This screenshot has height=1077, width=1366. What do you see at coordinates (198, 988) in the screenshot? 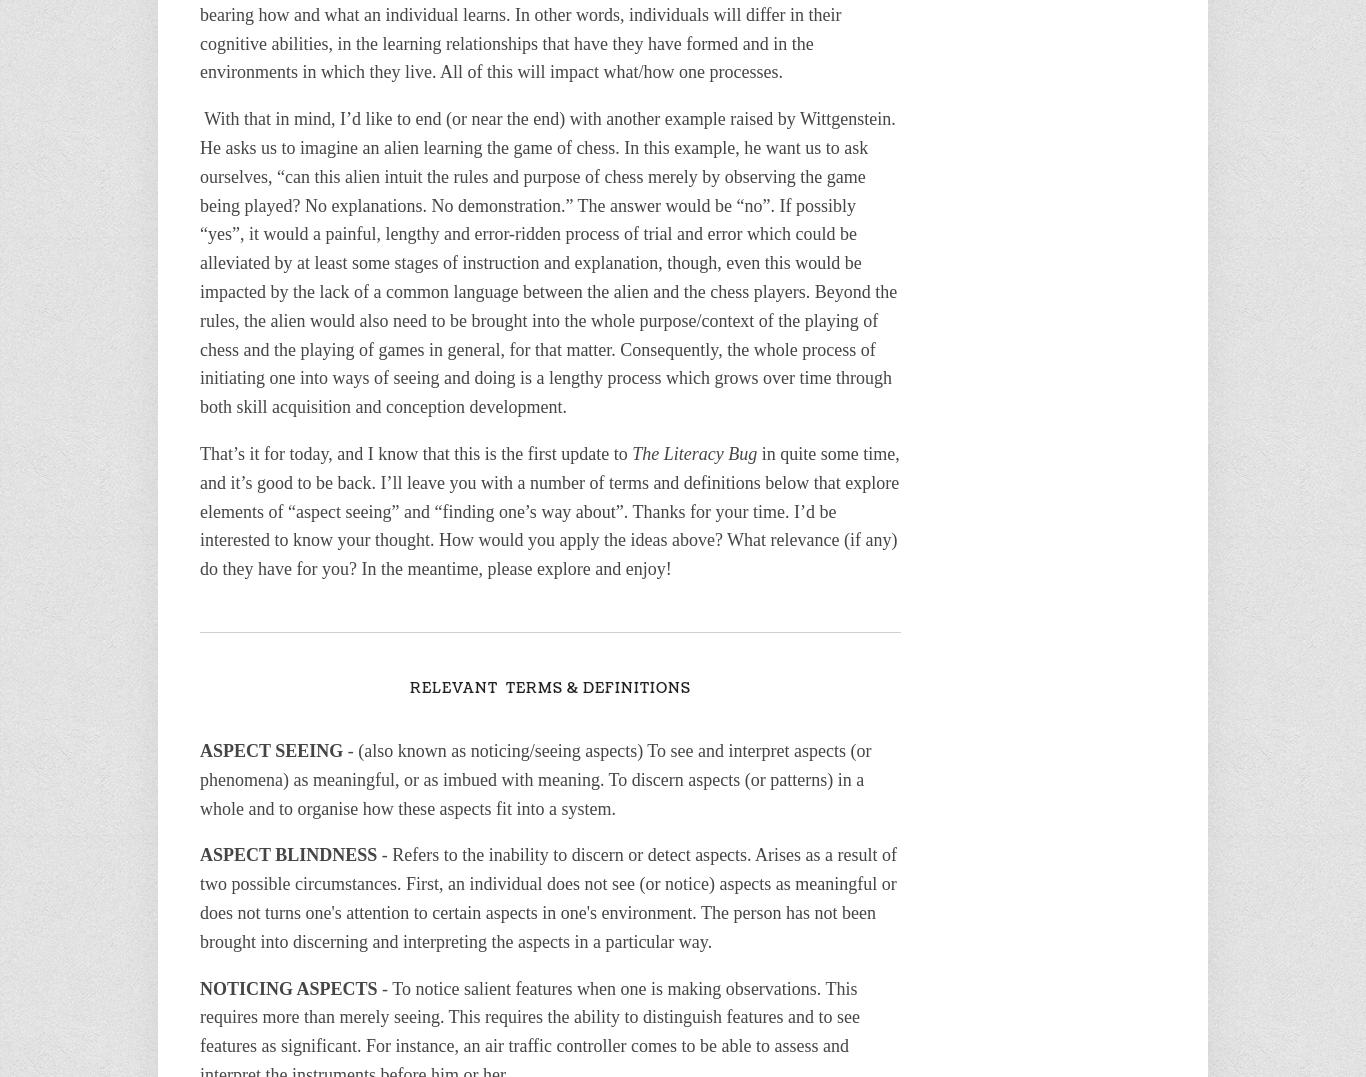
I see `'NOTICING ASPECTS'` at bounding box center [198, 988].